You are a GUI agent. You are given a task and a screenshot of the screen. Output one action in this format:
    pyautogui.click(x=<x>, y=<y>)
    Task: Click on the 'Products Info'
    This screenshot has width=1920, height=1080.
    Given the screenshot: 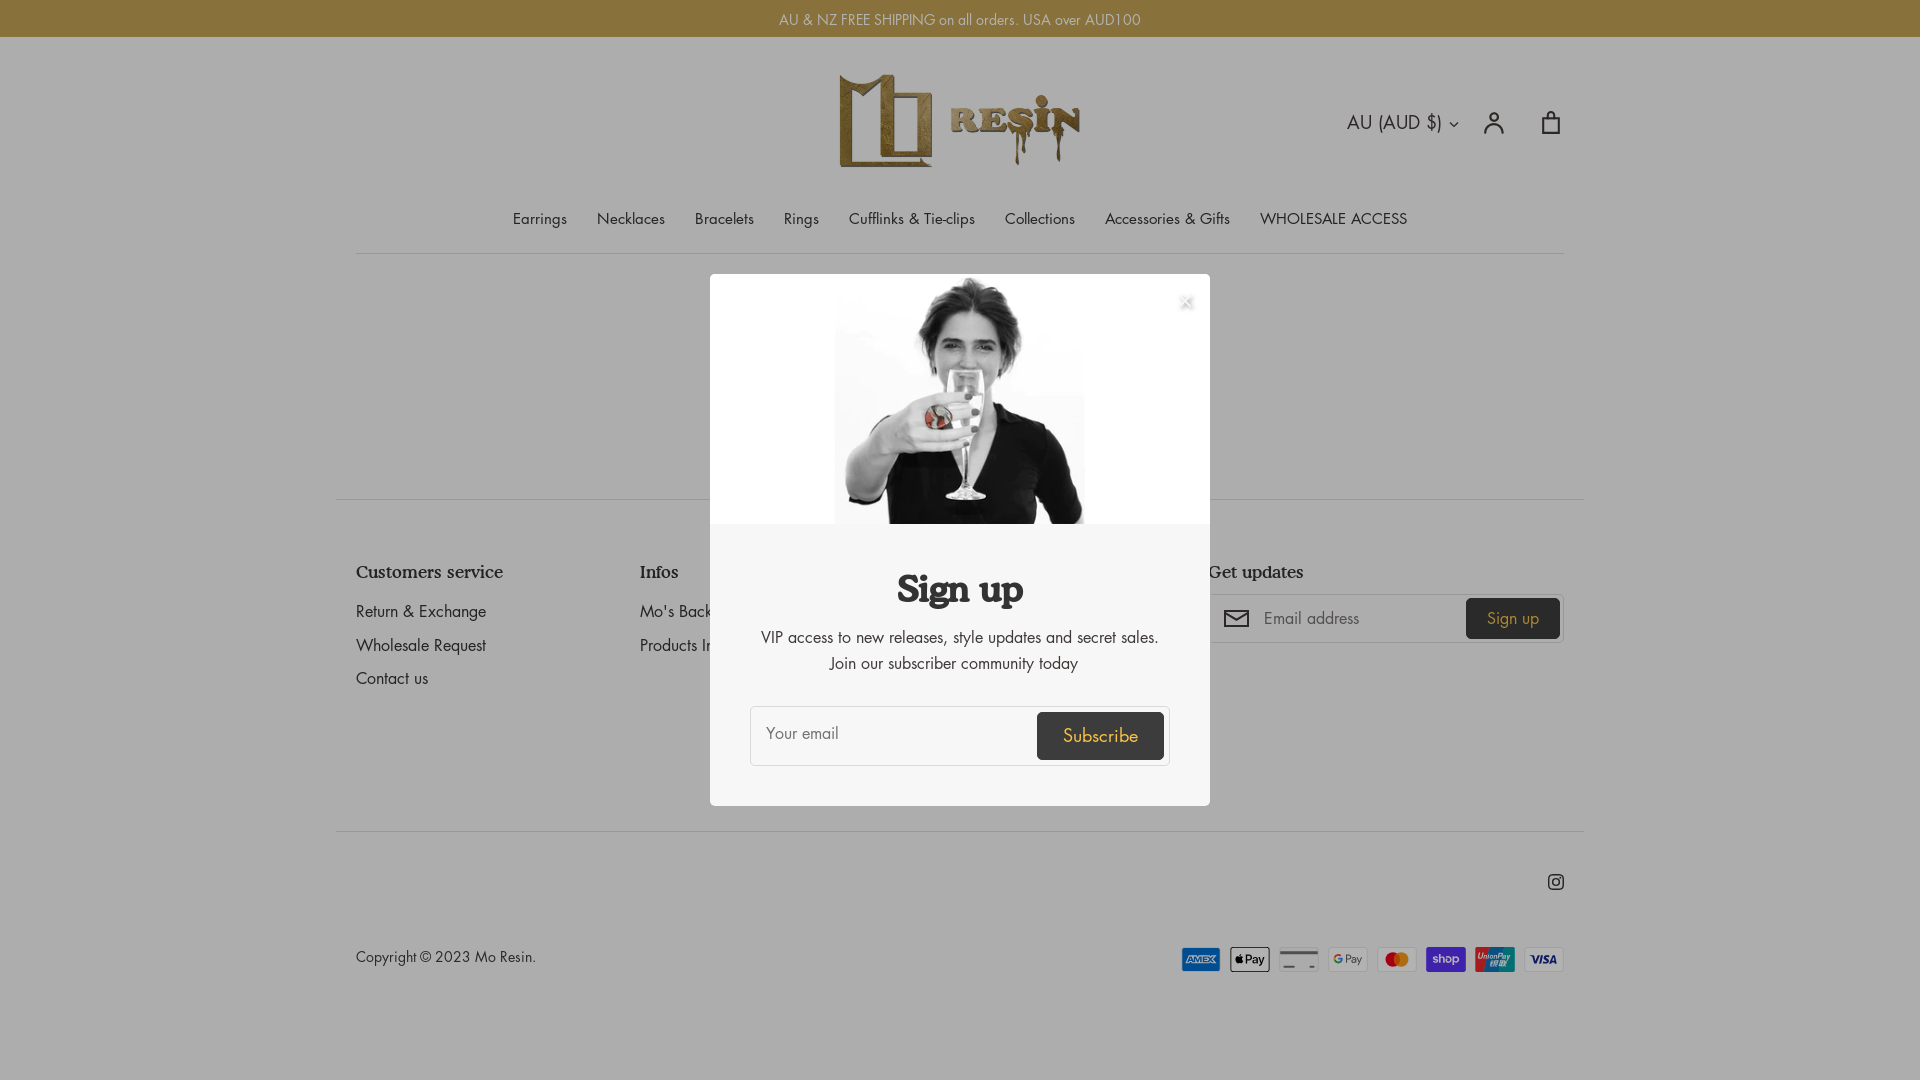 What is the action you would take?
    pyautogui.click(x=683, y=645)
    